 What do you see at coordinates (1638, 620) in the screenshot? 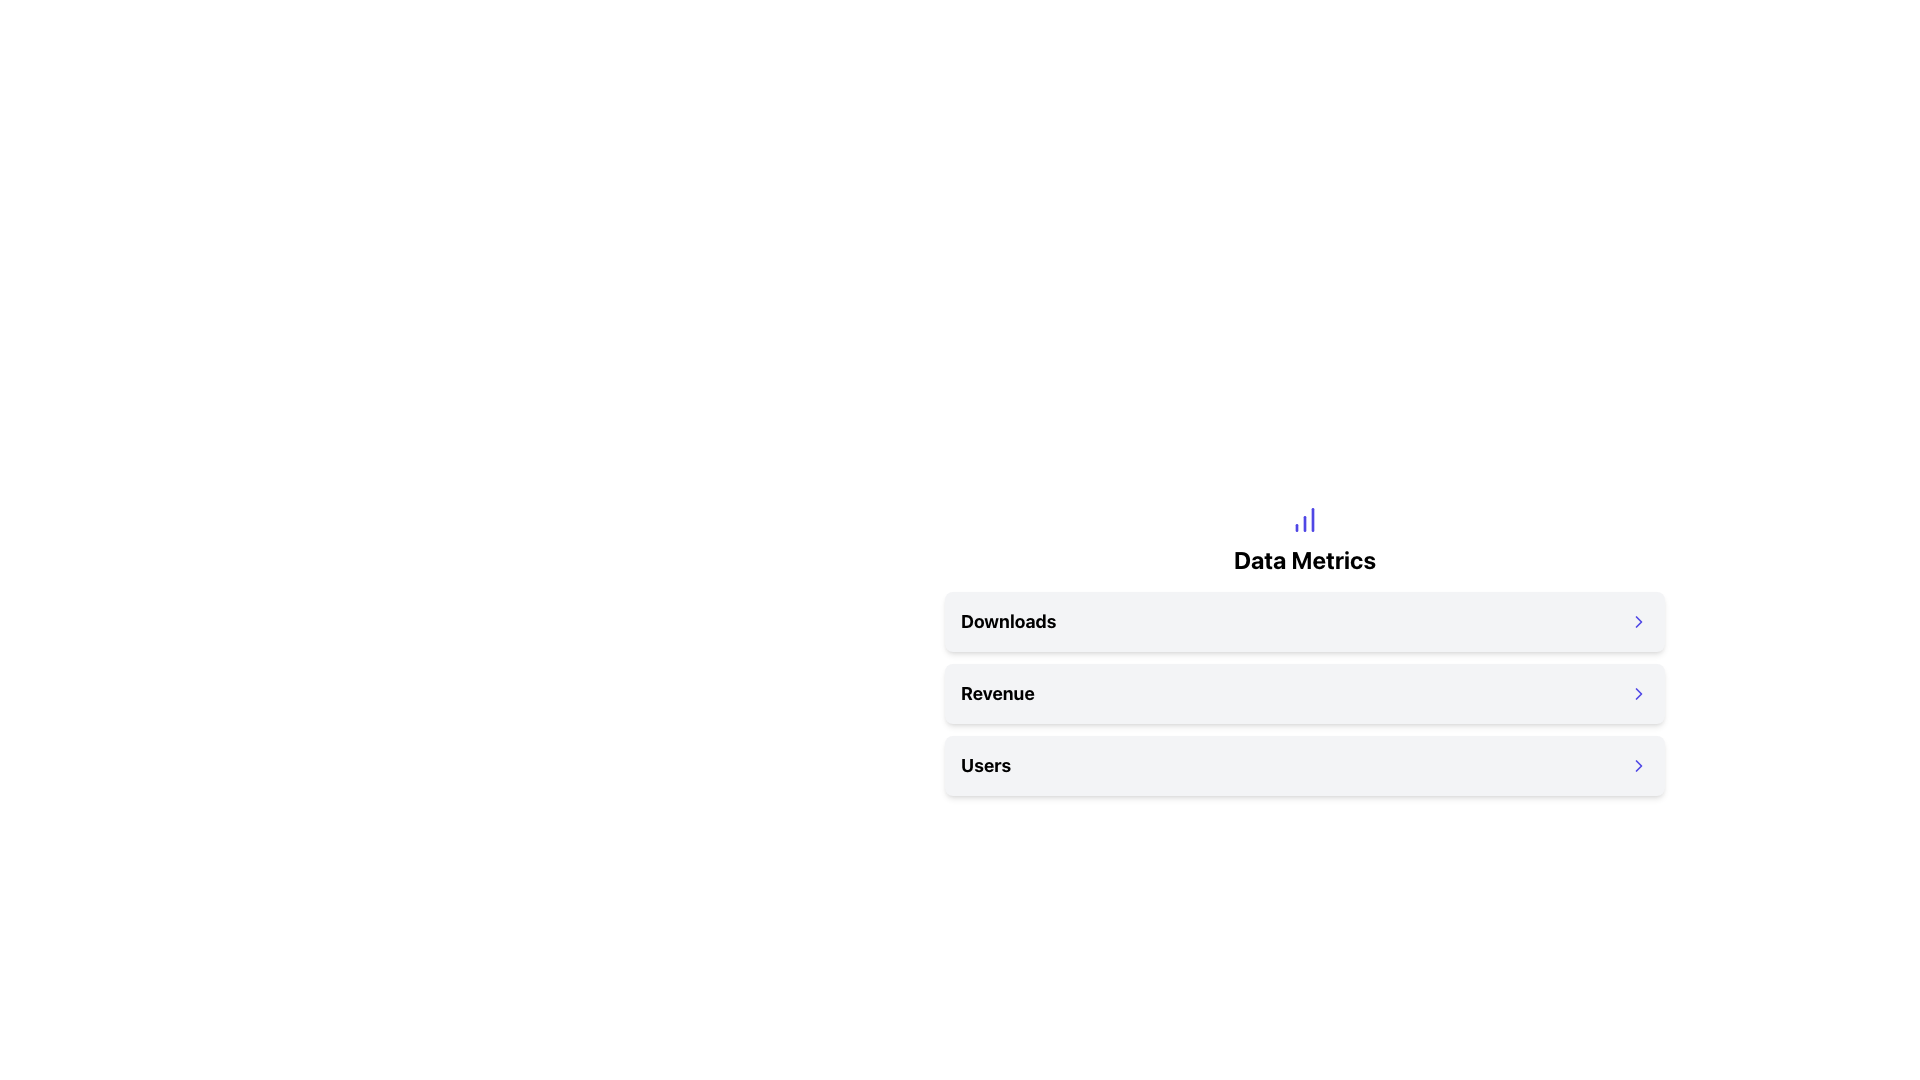
I see `the indigo chevron icon` at bounding box center [1638, 620].